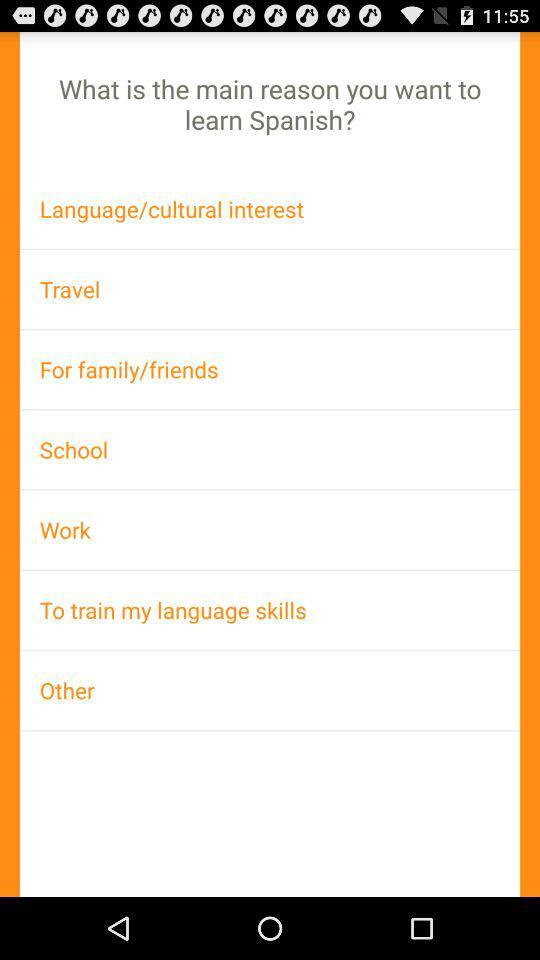  I want to click on icon above school, so click(270, 368).